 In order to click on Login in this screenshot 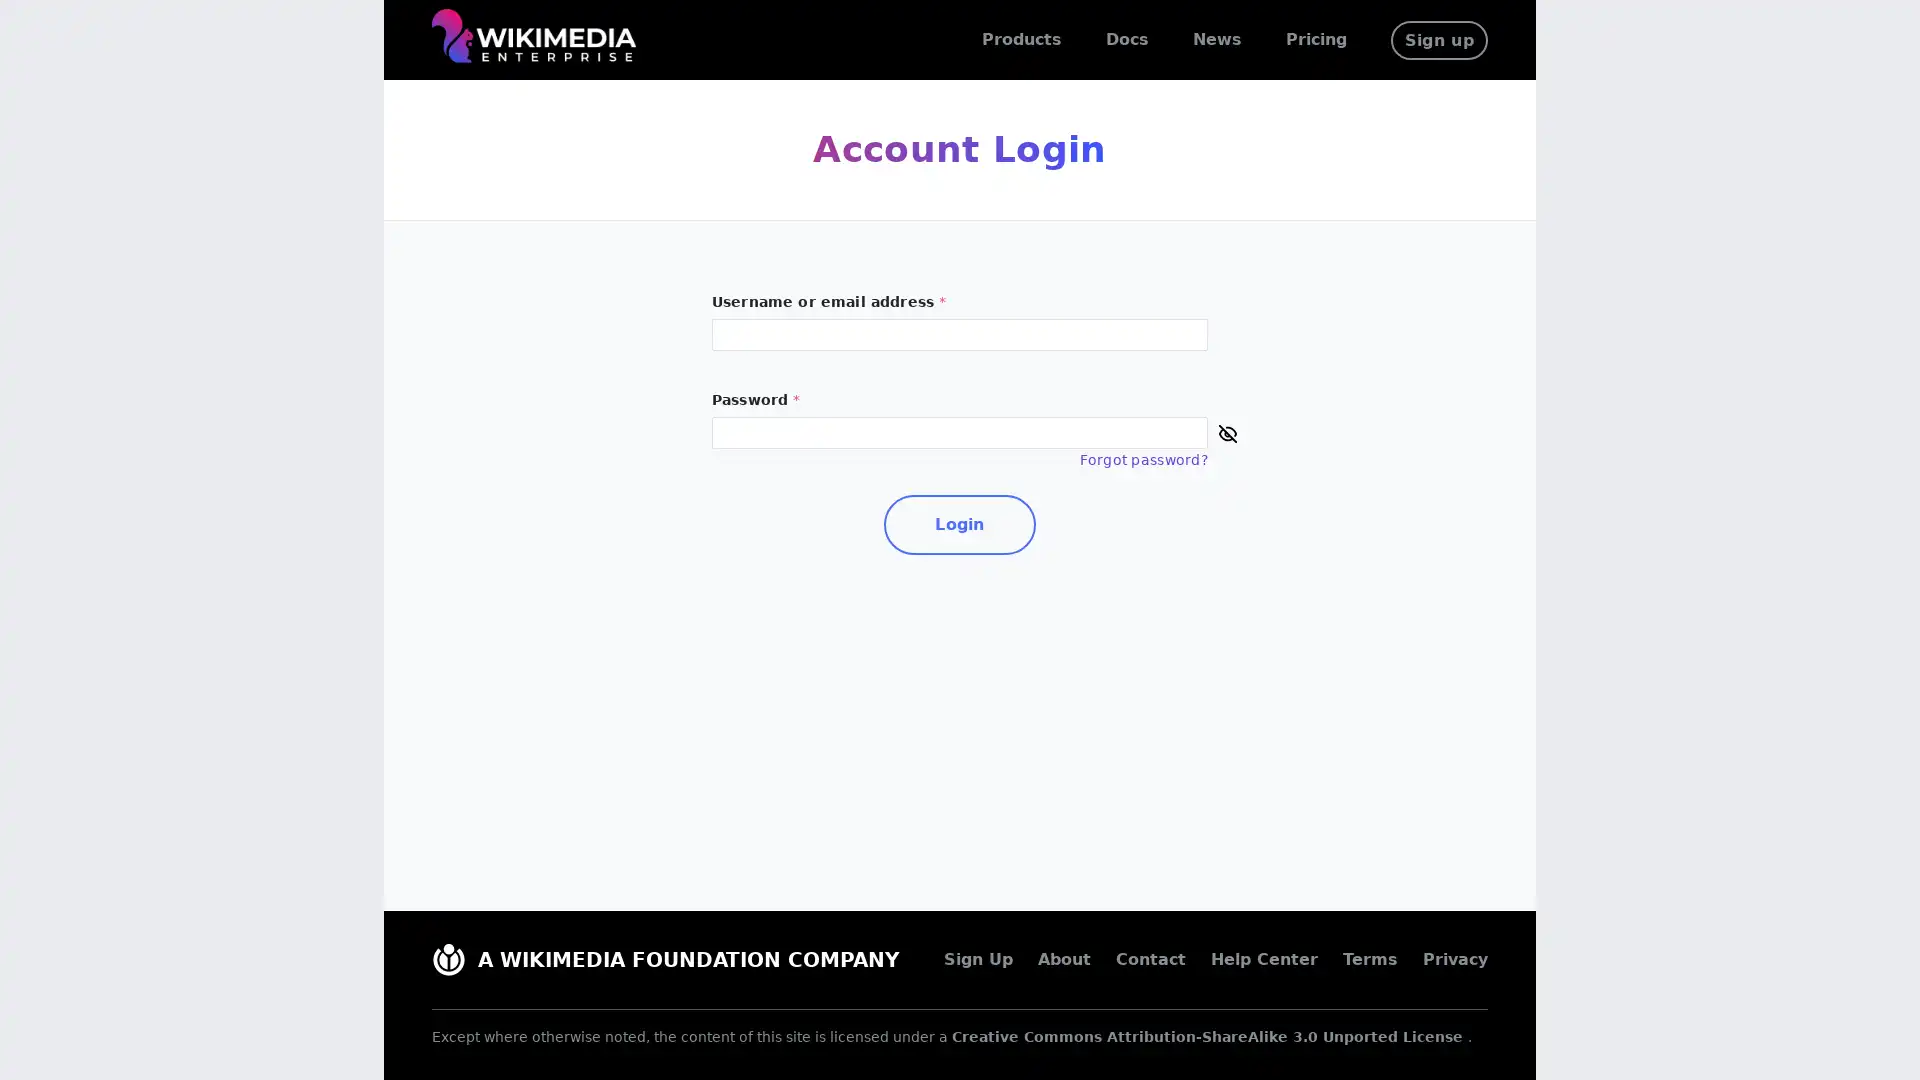, I will do `click(960, 523)`.